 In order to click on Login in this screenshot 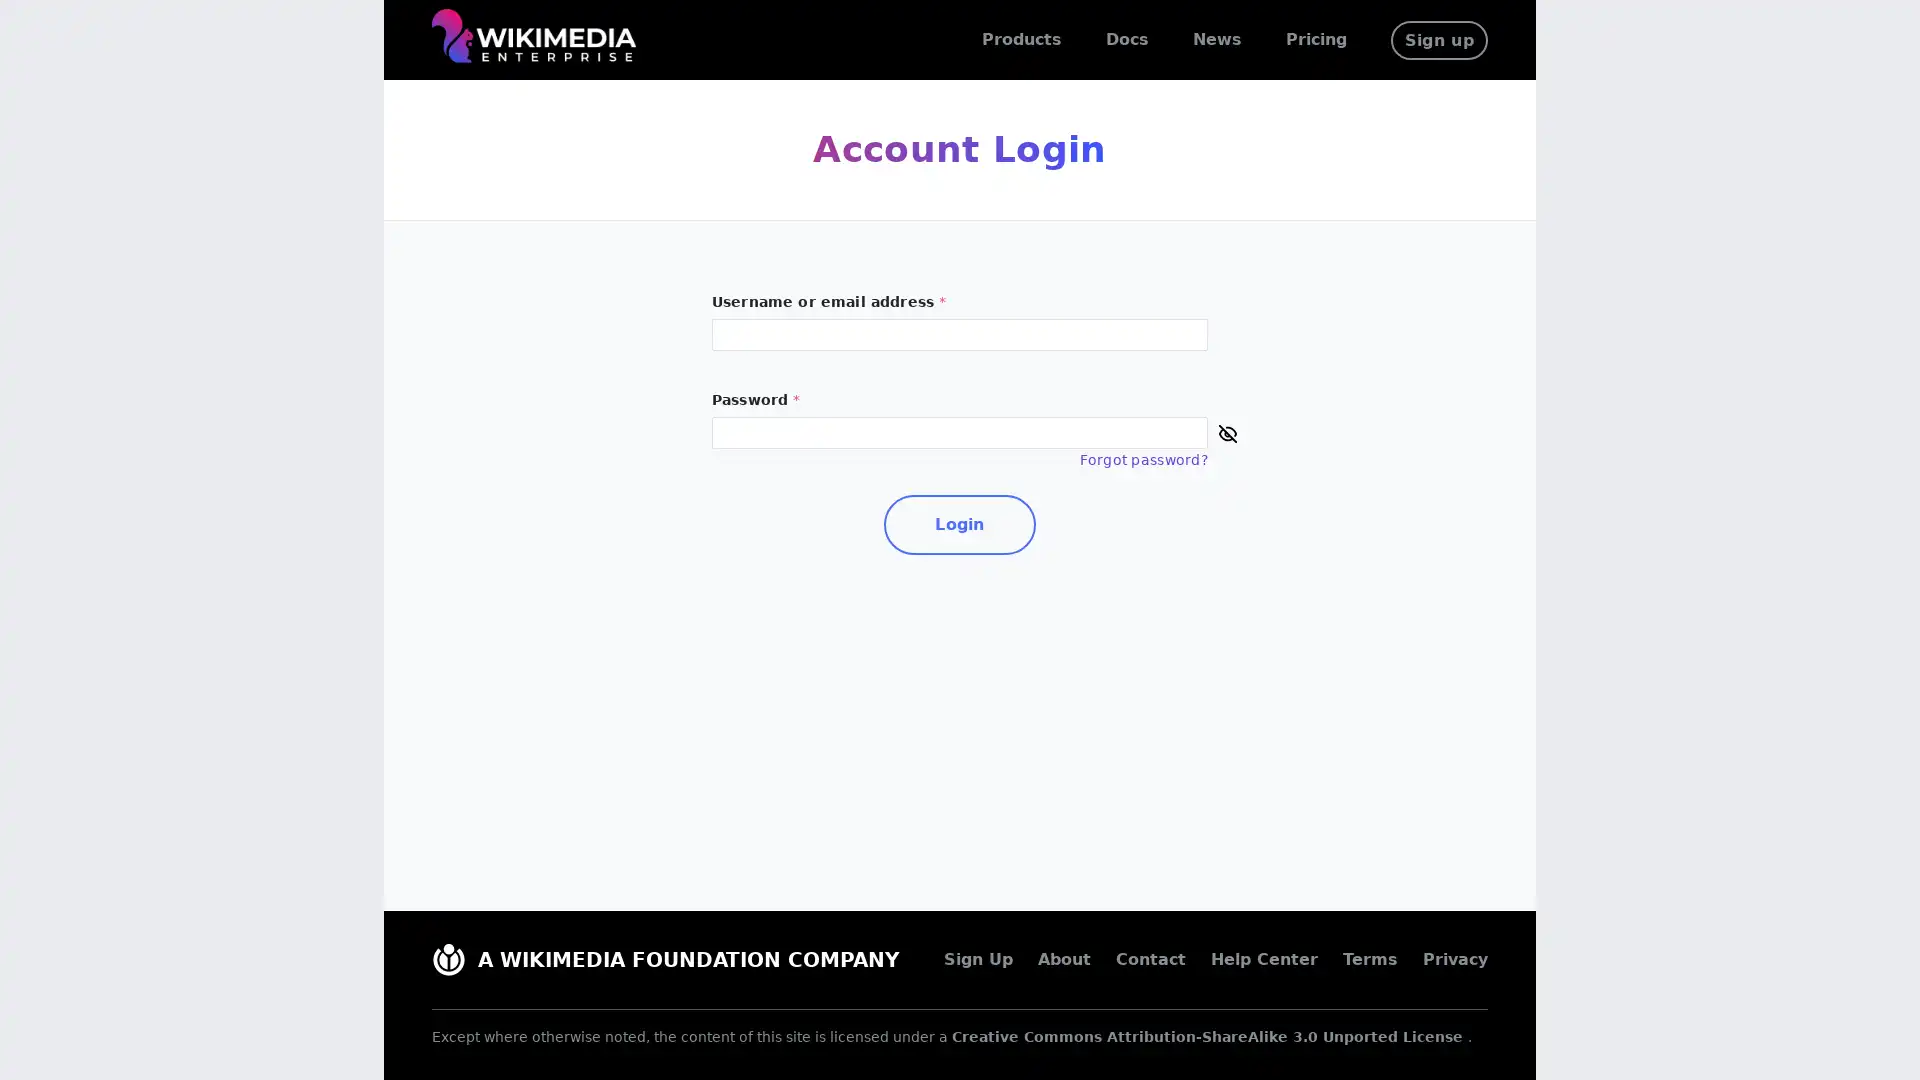, I will do `click(960, 523)`.